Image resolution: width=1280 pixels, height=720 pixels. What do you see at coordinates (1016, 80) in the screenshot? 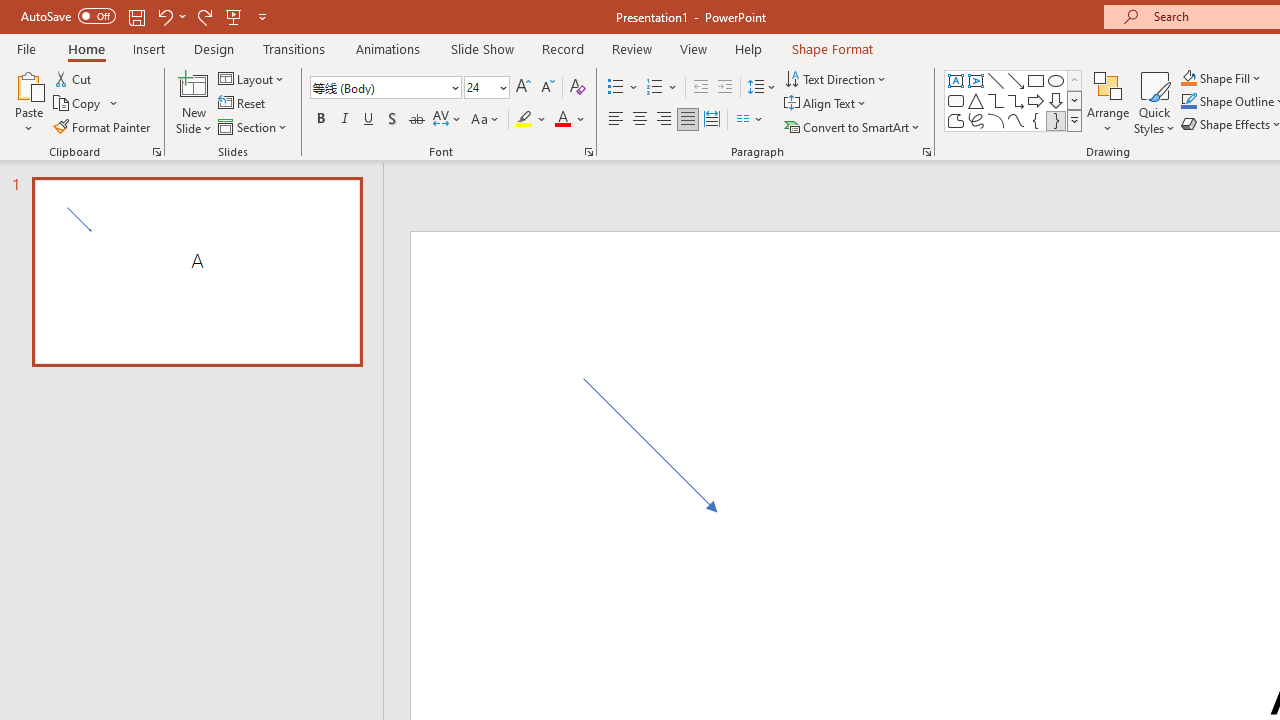
I see `'Line Arrow'` at bounding box center [1016, 80].